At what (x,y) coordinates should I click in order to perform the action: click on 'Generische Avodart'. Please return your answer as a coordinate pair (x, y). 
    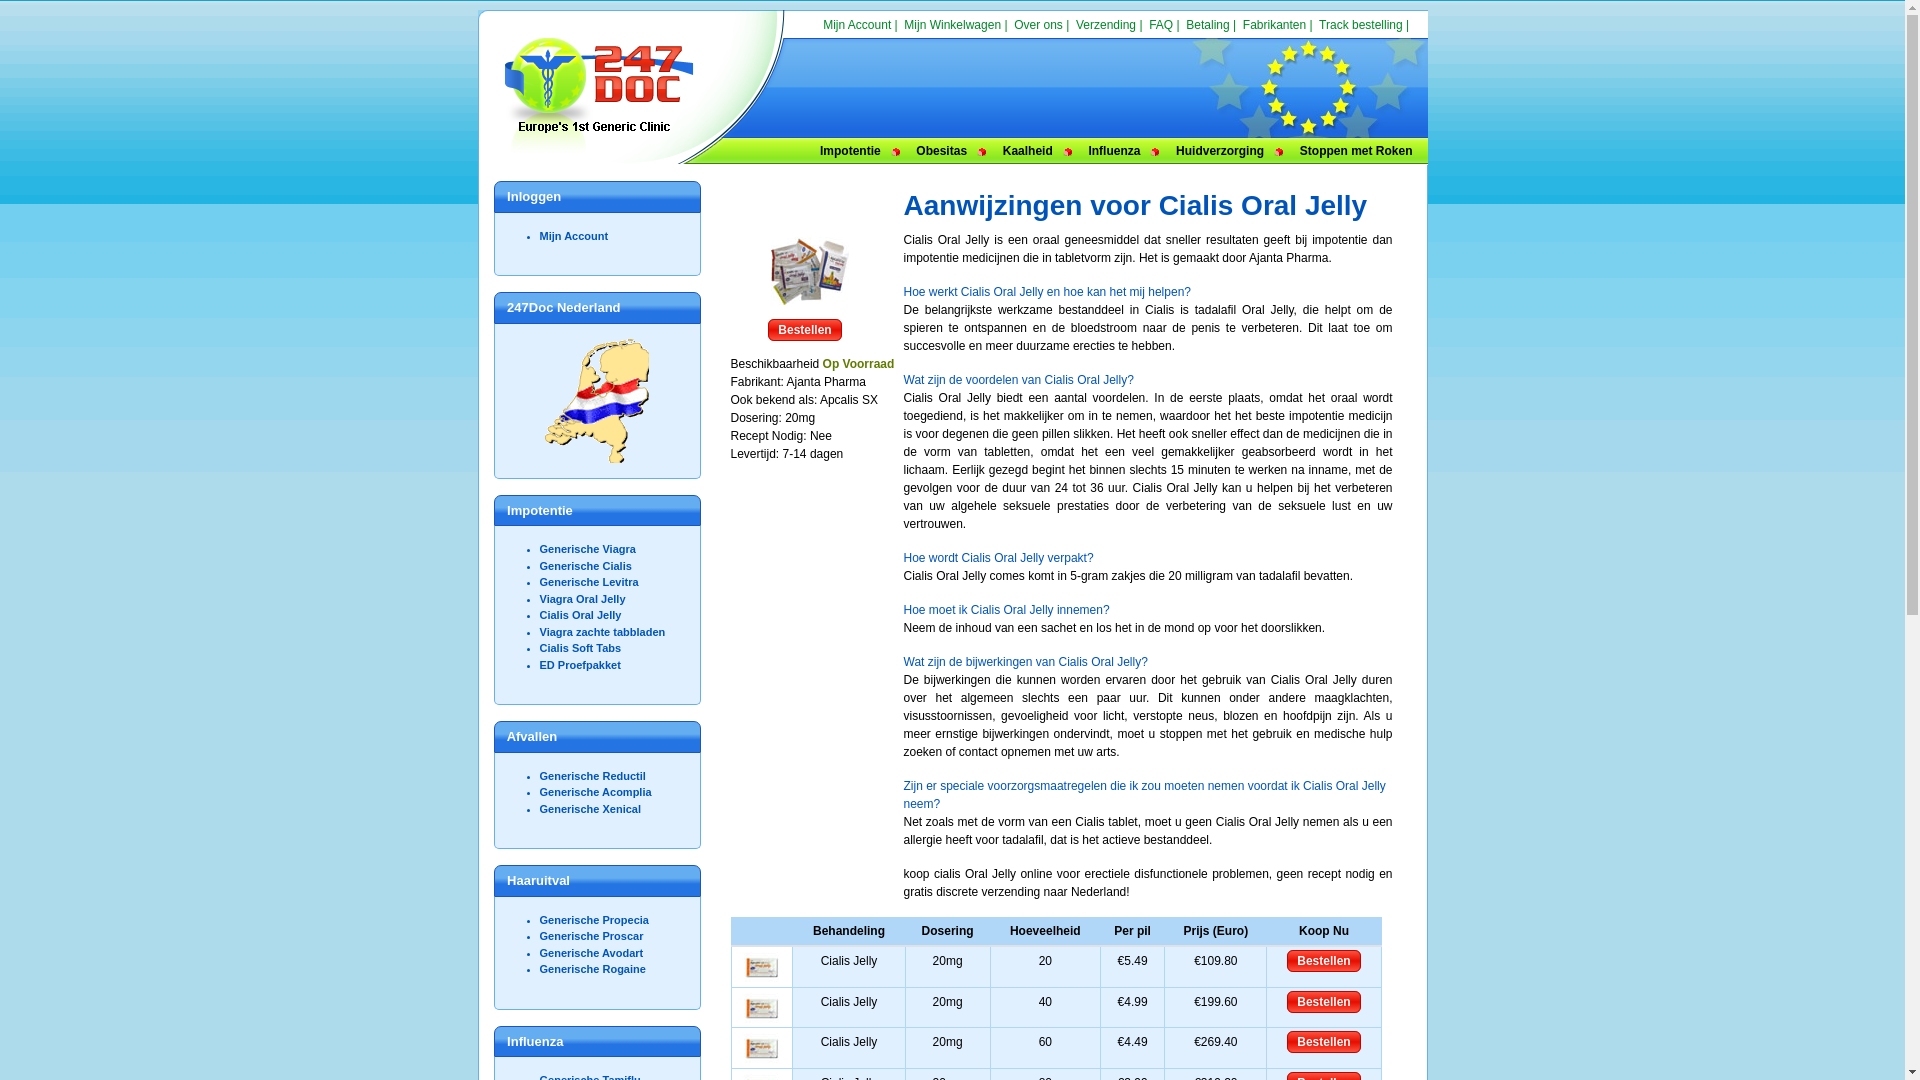
    Looking at the image, I should click on (590, 951).